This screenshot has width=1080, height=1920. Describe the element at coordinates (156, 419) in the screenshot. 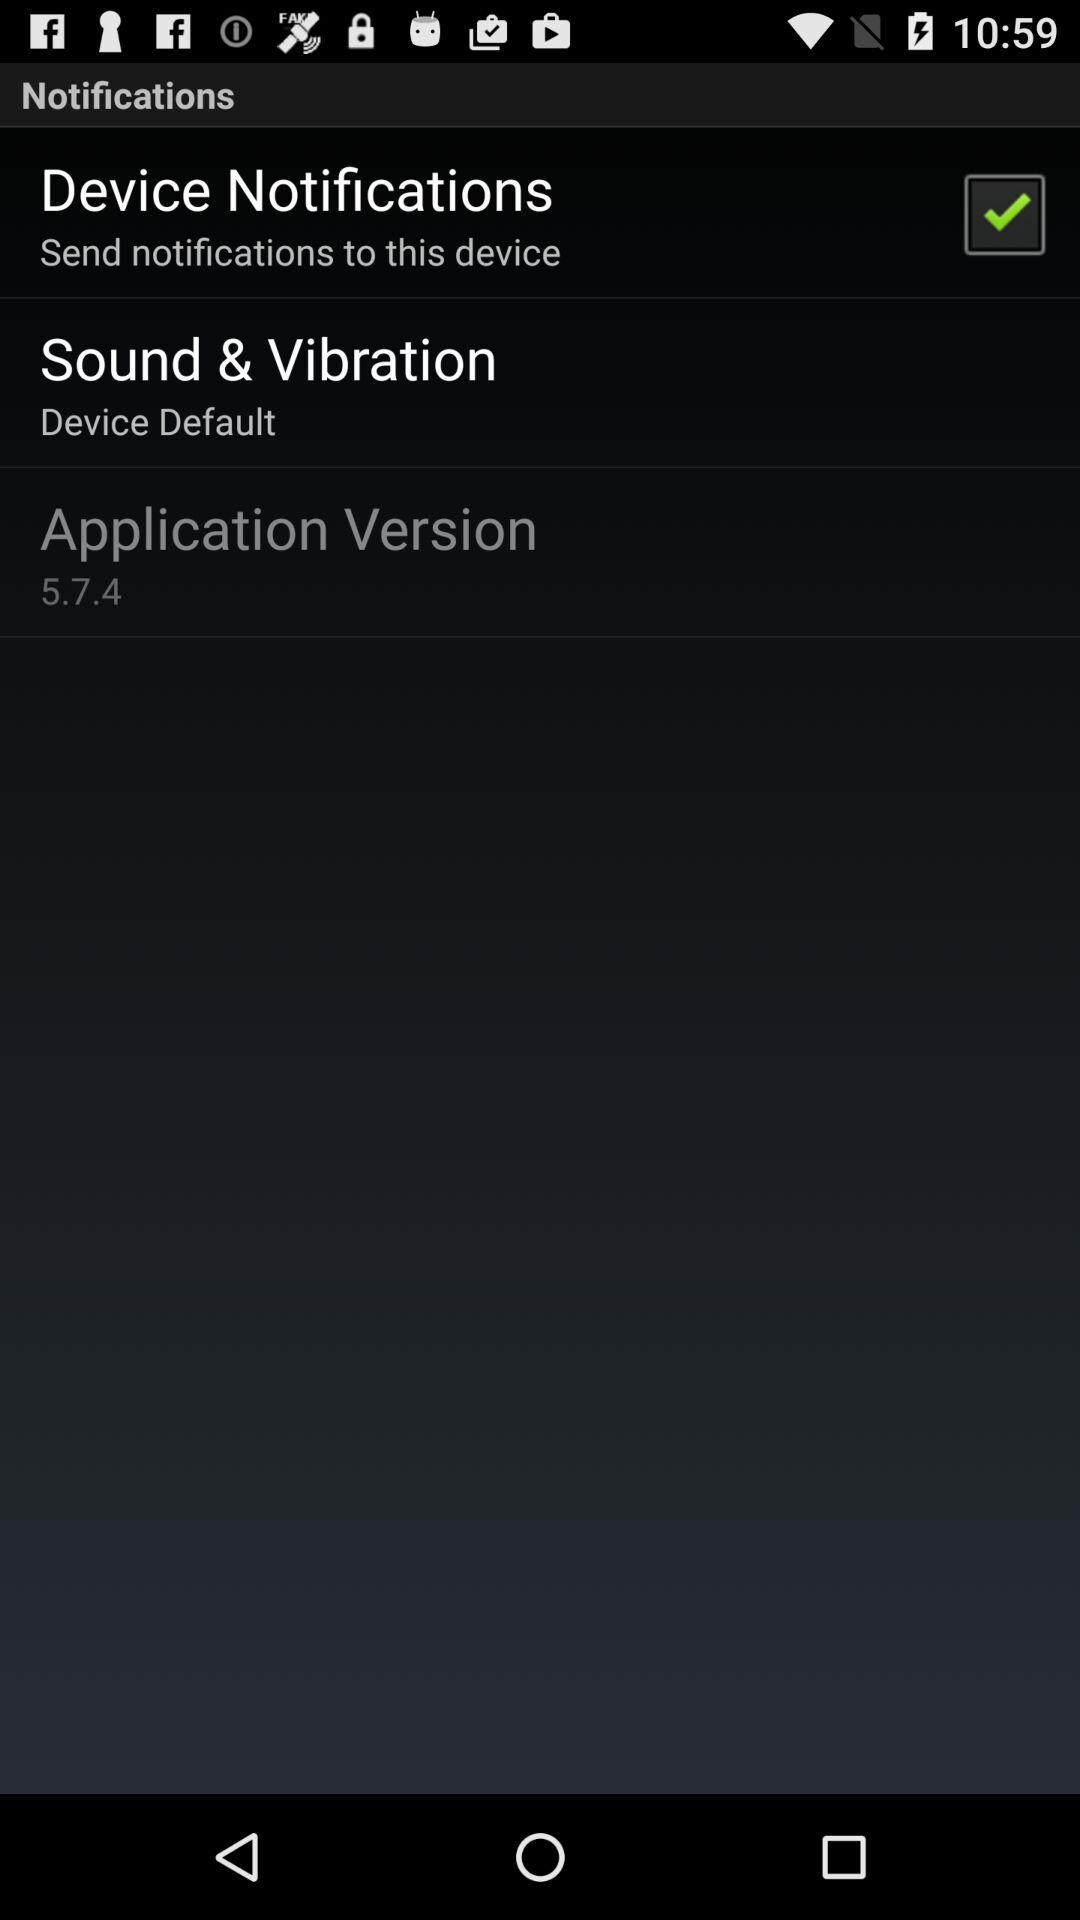

I see `the icon below the sound & vibration app` at that location.